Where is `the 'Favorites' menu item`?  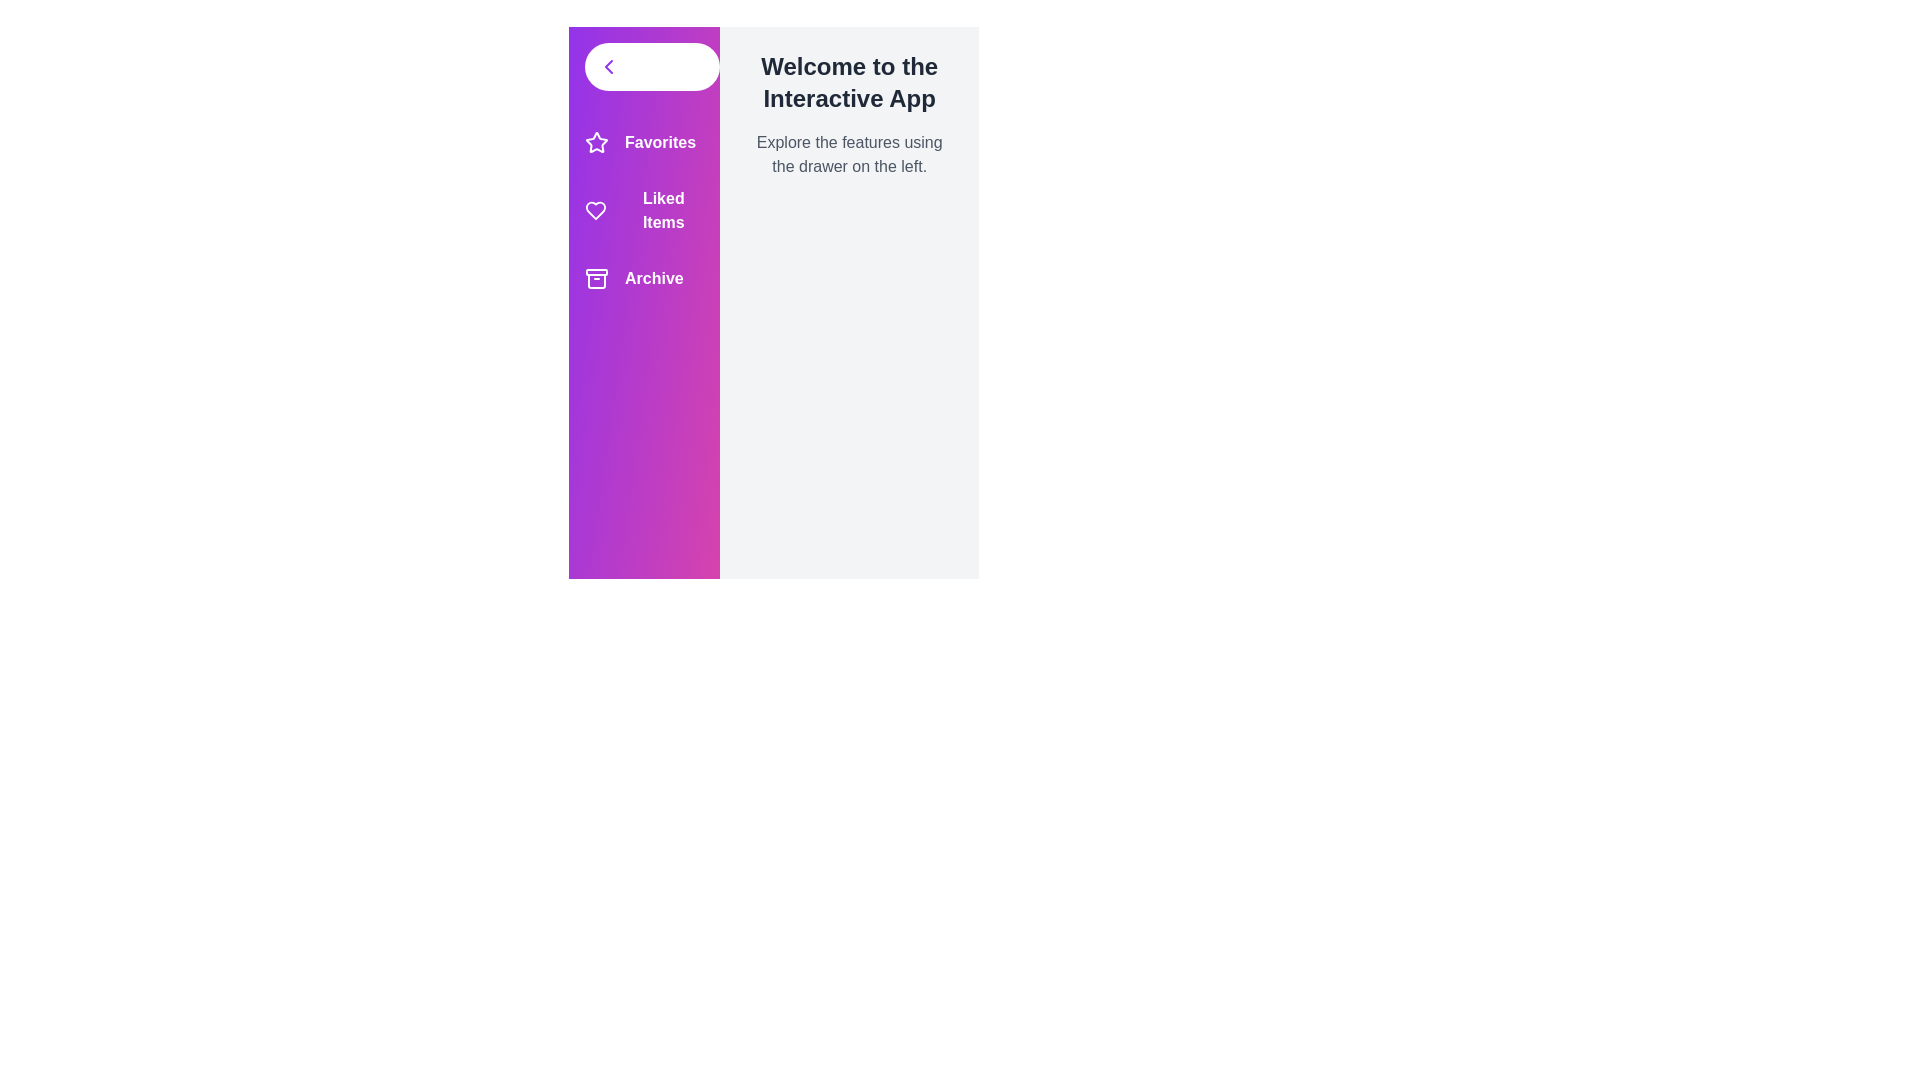
the 'Favorites' menu item is located at coordinates (644, 141).